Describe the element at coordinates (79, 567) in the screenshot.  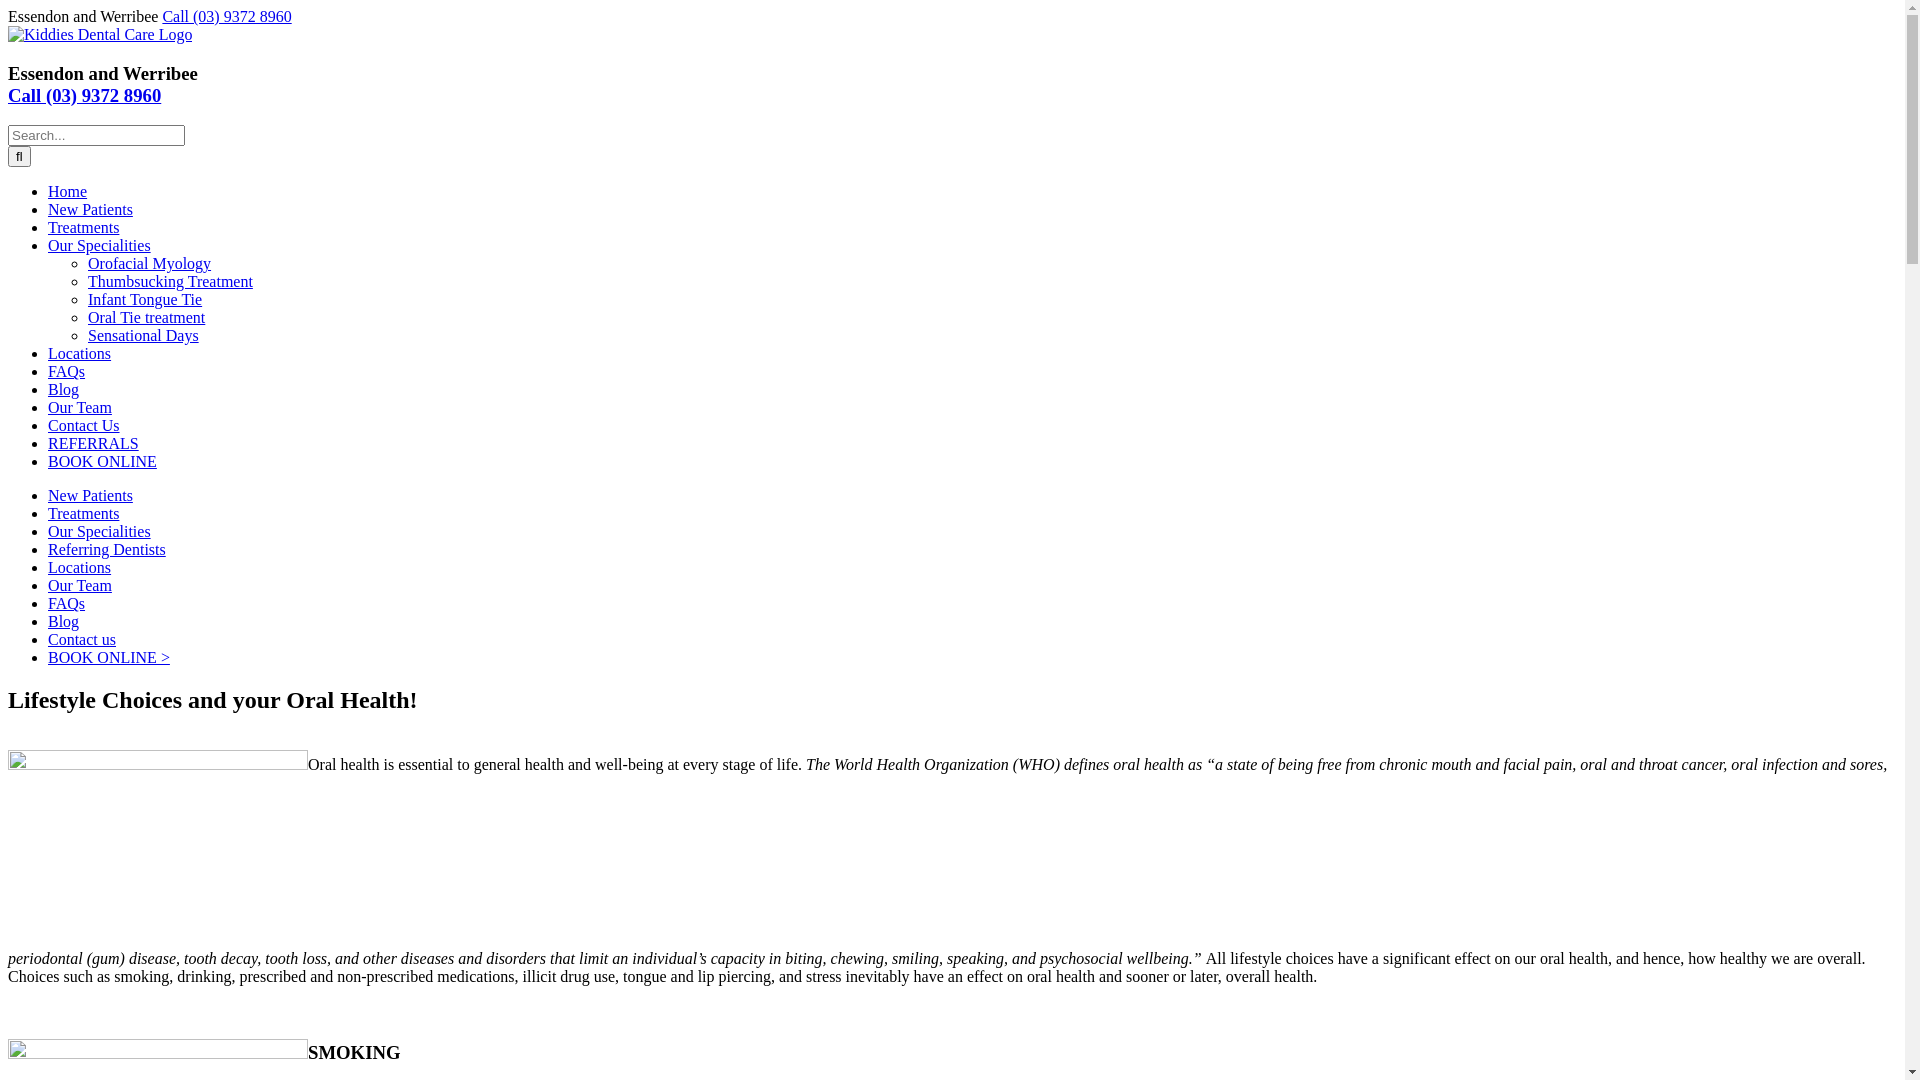
I see `'Locations'` at that location.